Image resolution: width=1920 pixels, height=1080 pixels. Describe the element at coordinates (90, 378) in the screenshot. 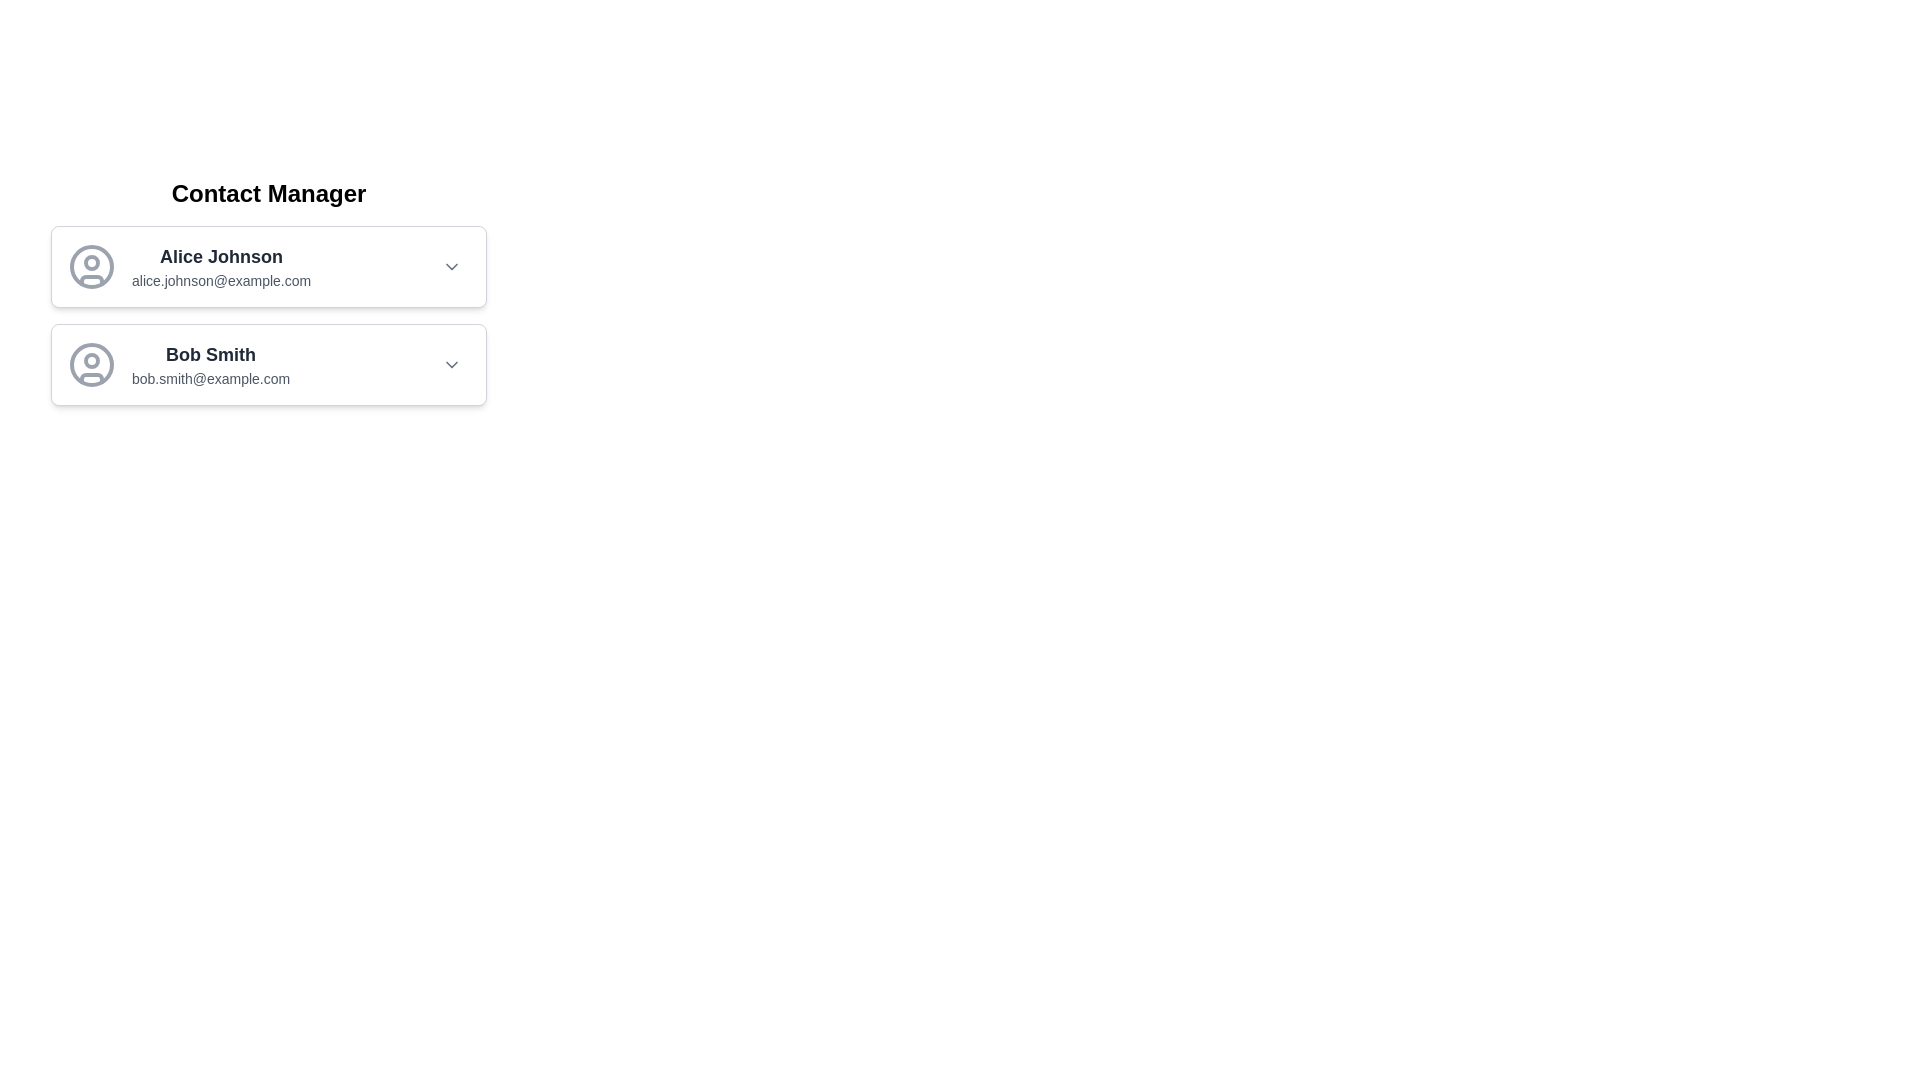

I see `properties of the lower part of the SVG-based user profile icon located in the profile picture area under the 'Contact Manager' section` at that location.